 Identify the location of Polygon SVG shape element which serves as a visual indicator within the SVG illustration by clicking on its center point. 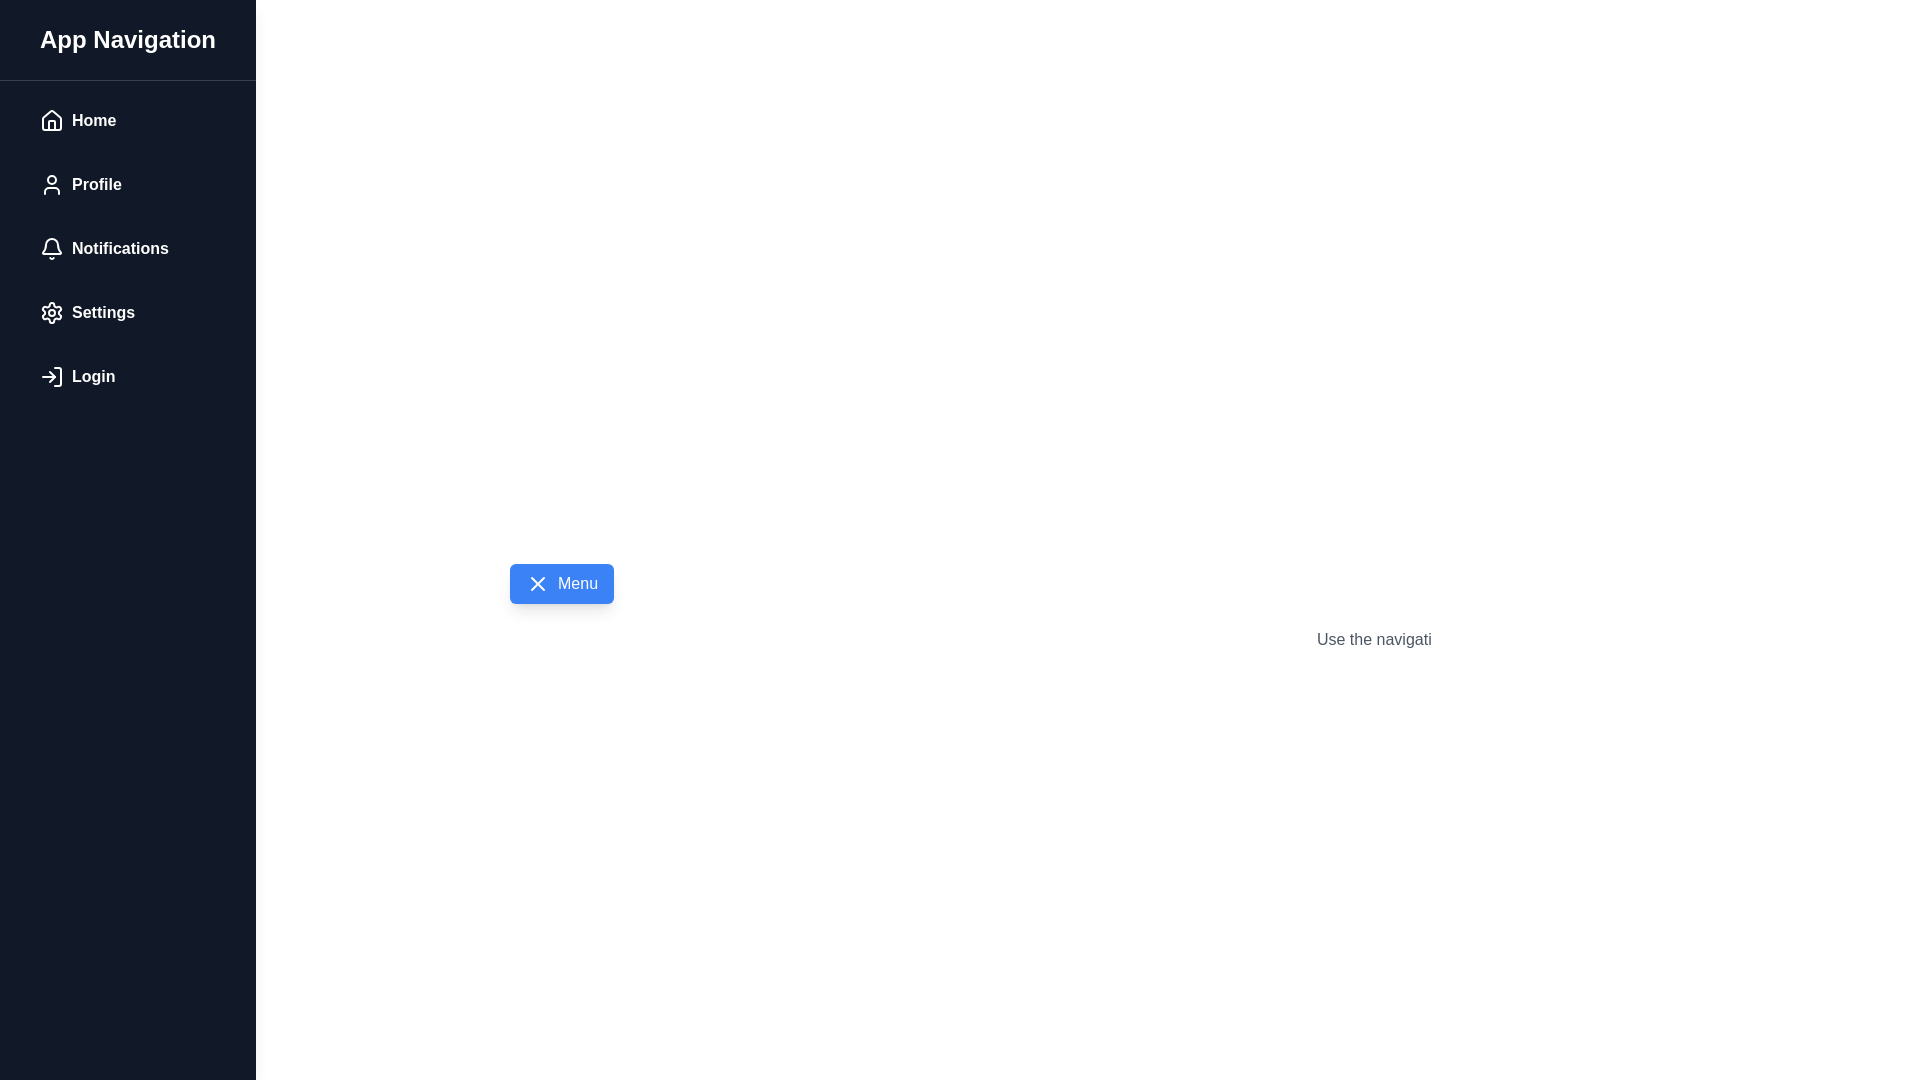
(52, 377).